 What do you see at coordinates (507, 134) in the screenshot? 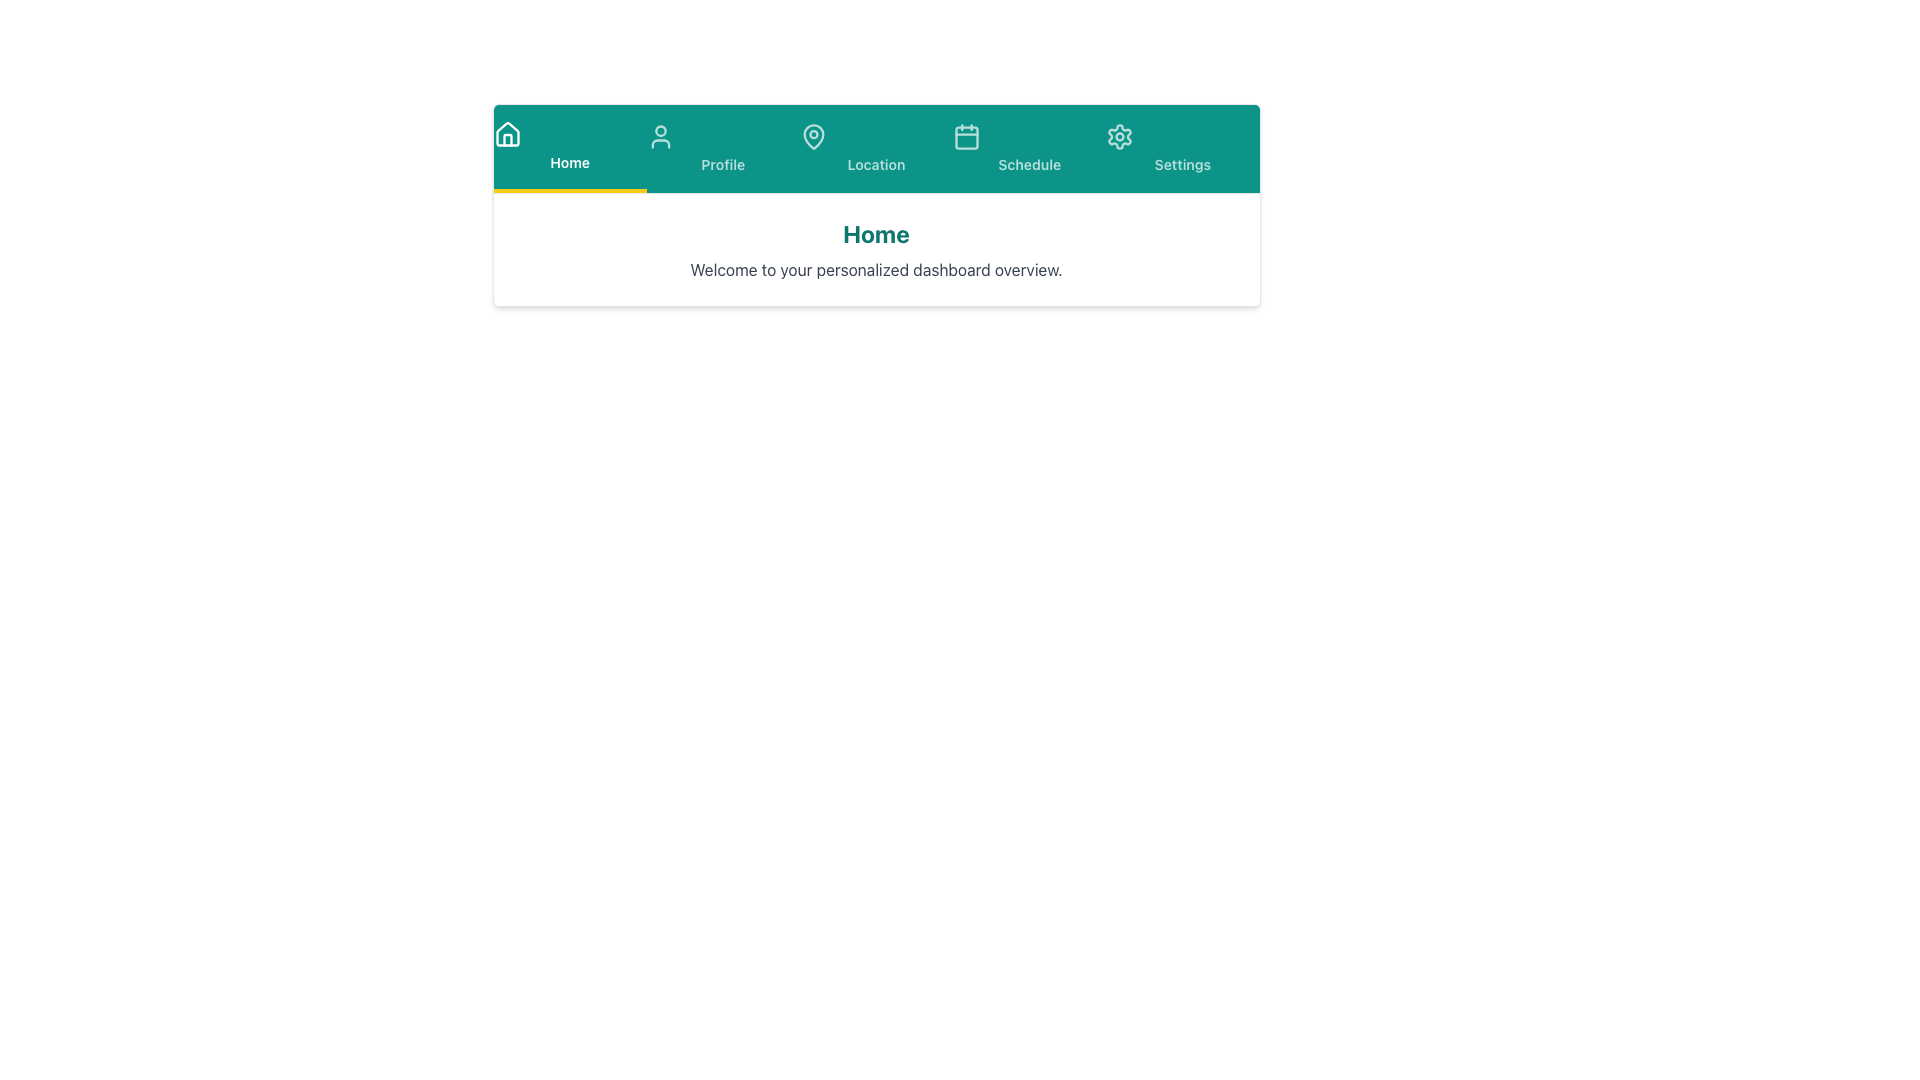
I see `the first icon on the left in the navbar` at bounding box center [507, 134].